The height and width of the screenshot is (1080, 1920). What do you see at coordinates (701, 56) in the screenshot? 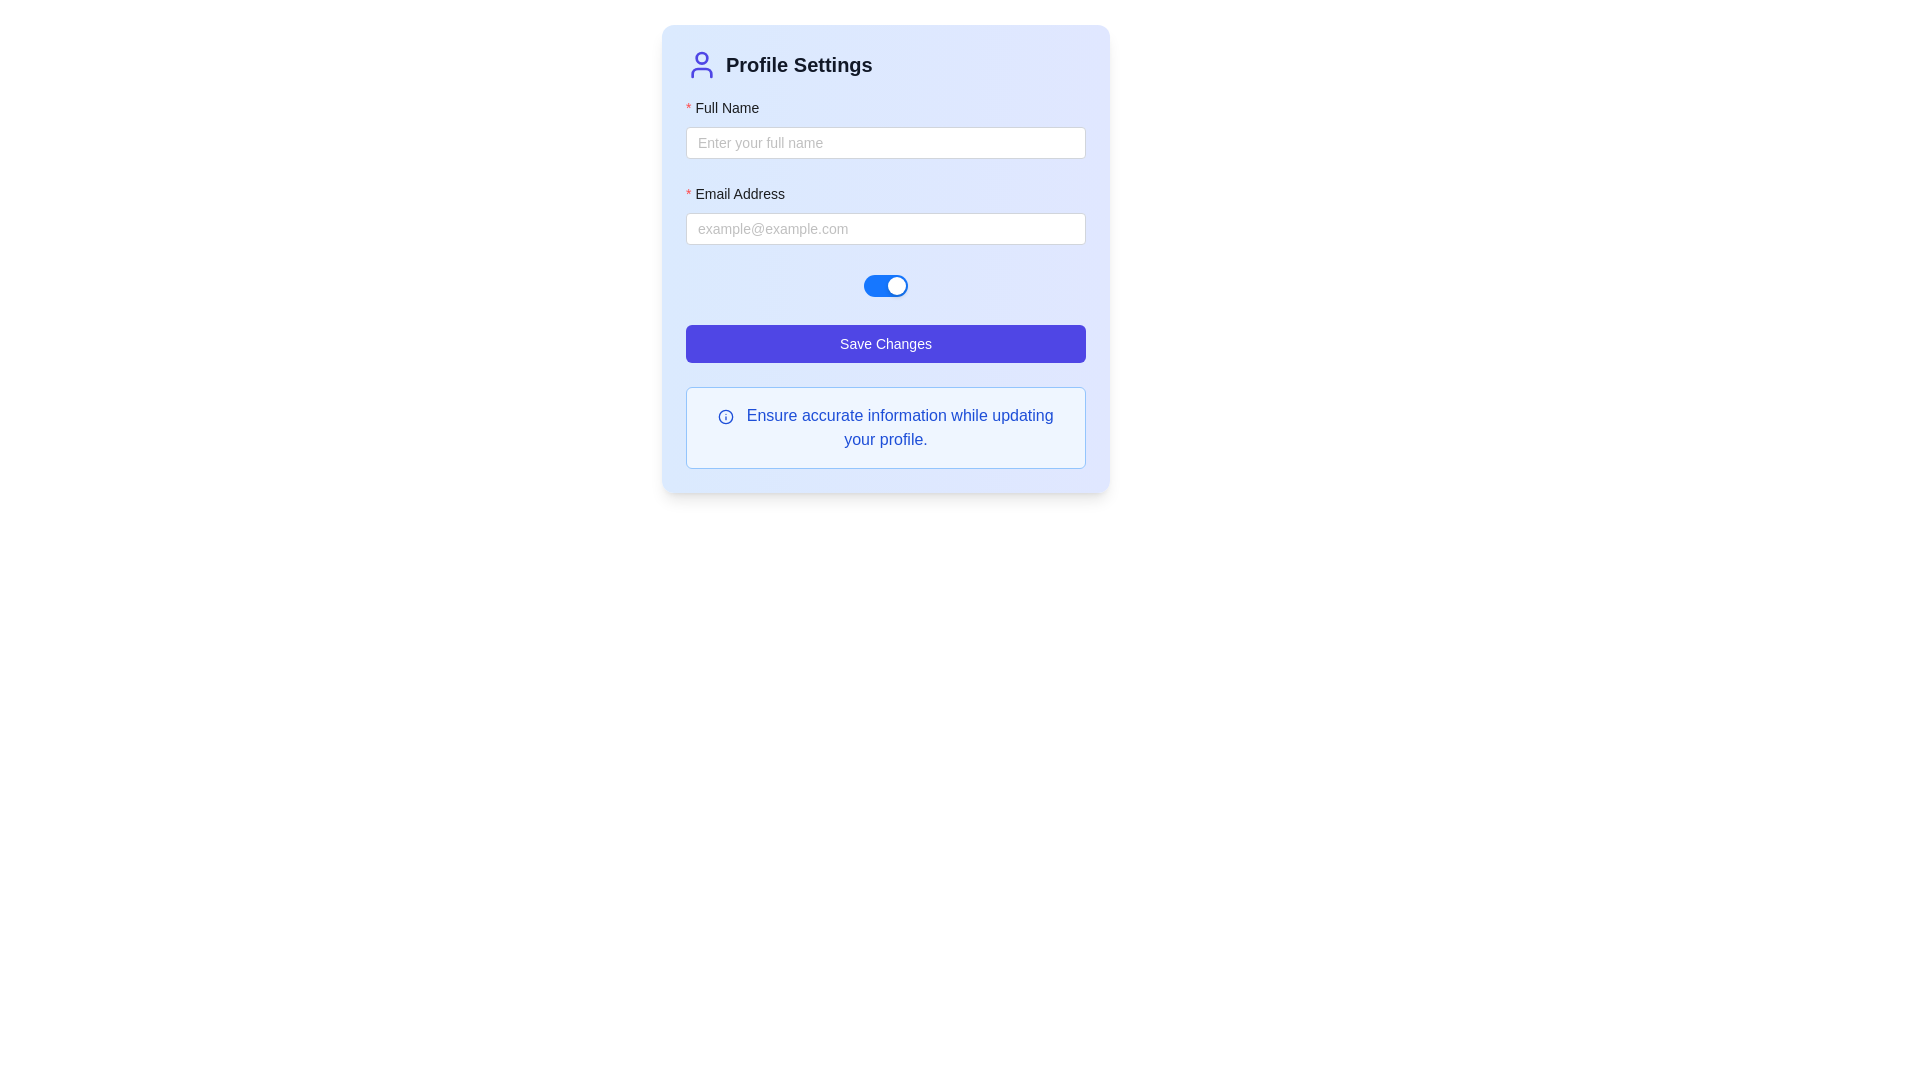
I see `the small circular shape located in the top-left corner of the profile settings modal, which is part of the user icon within an SVG graphic` at bounding box center [701, 56].